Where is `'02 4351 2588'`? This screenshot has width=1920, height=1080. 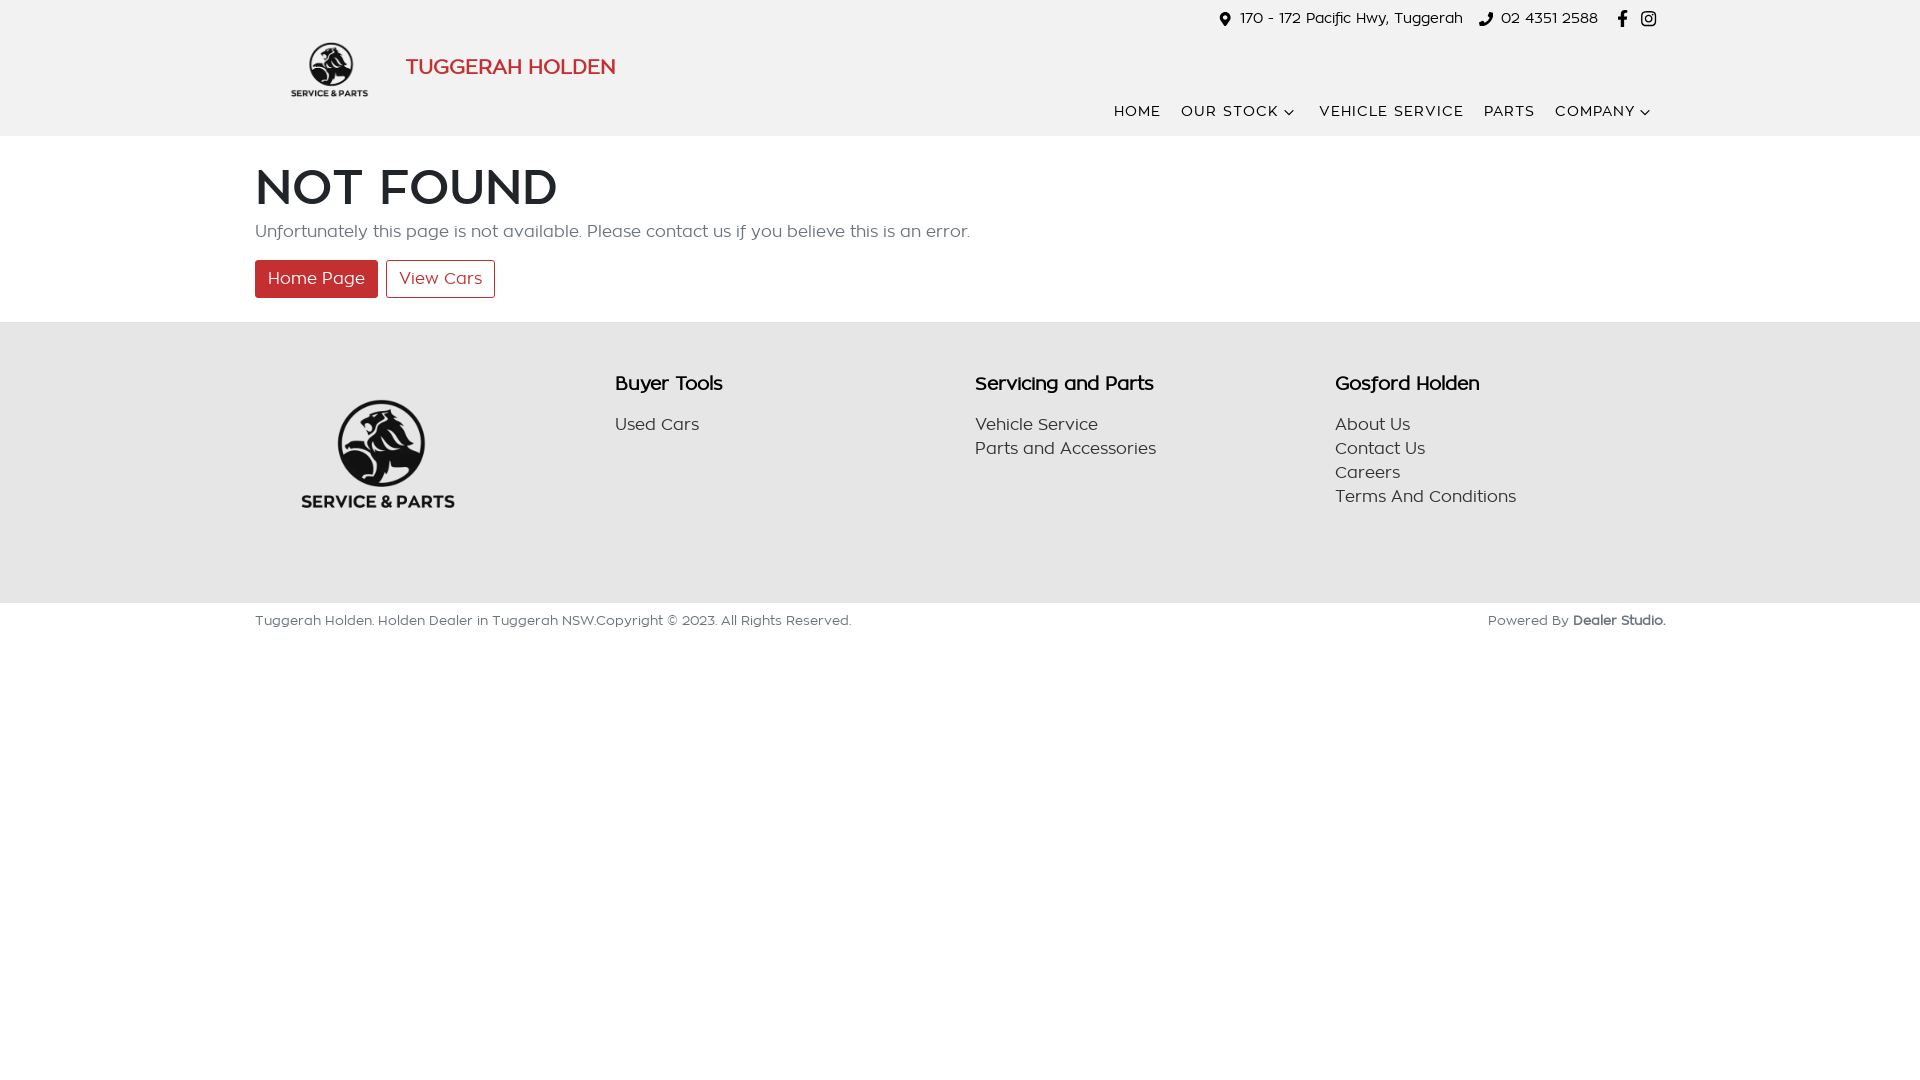
'02 4351 2588' is located at coordinates (1548, 18).